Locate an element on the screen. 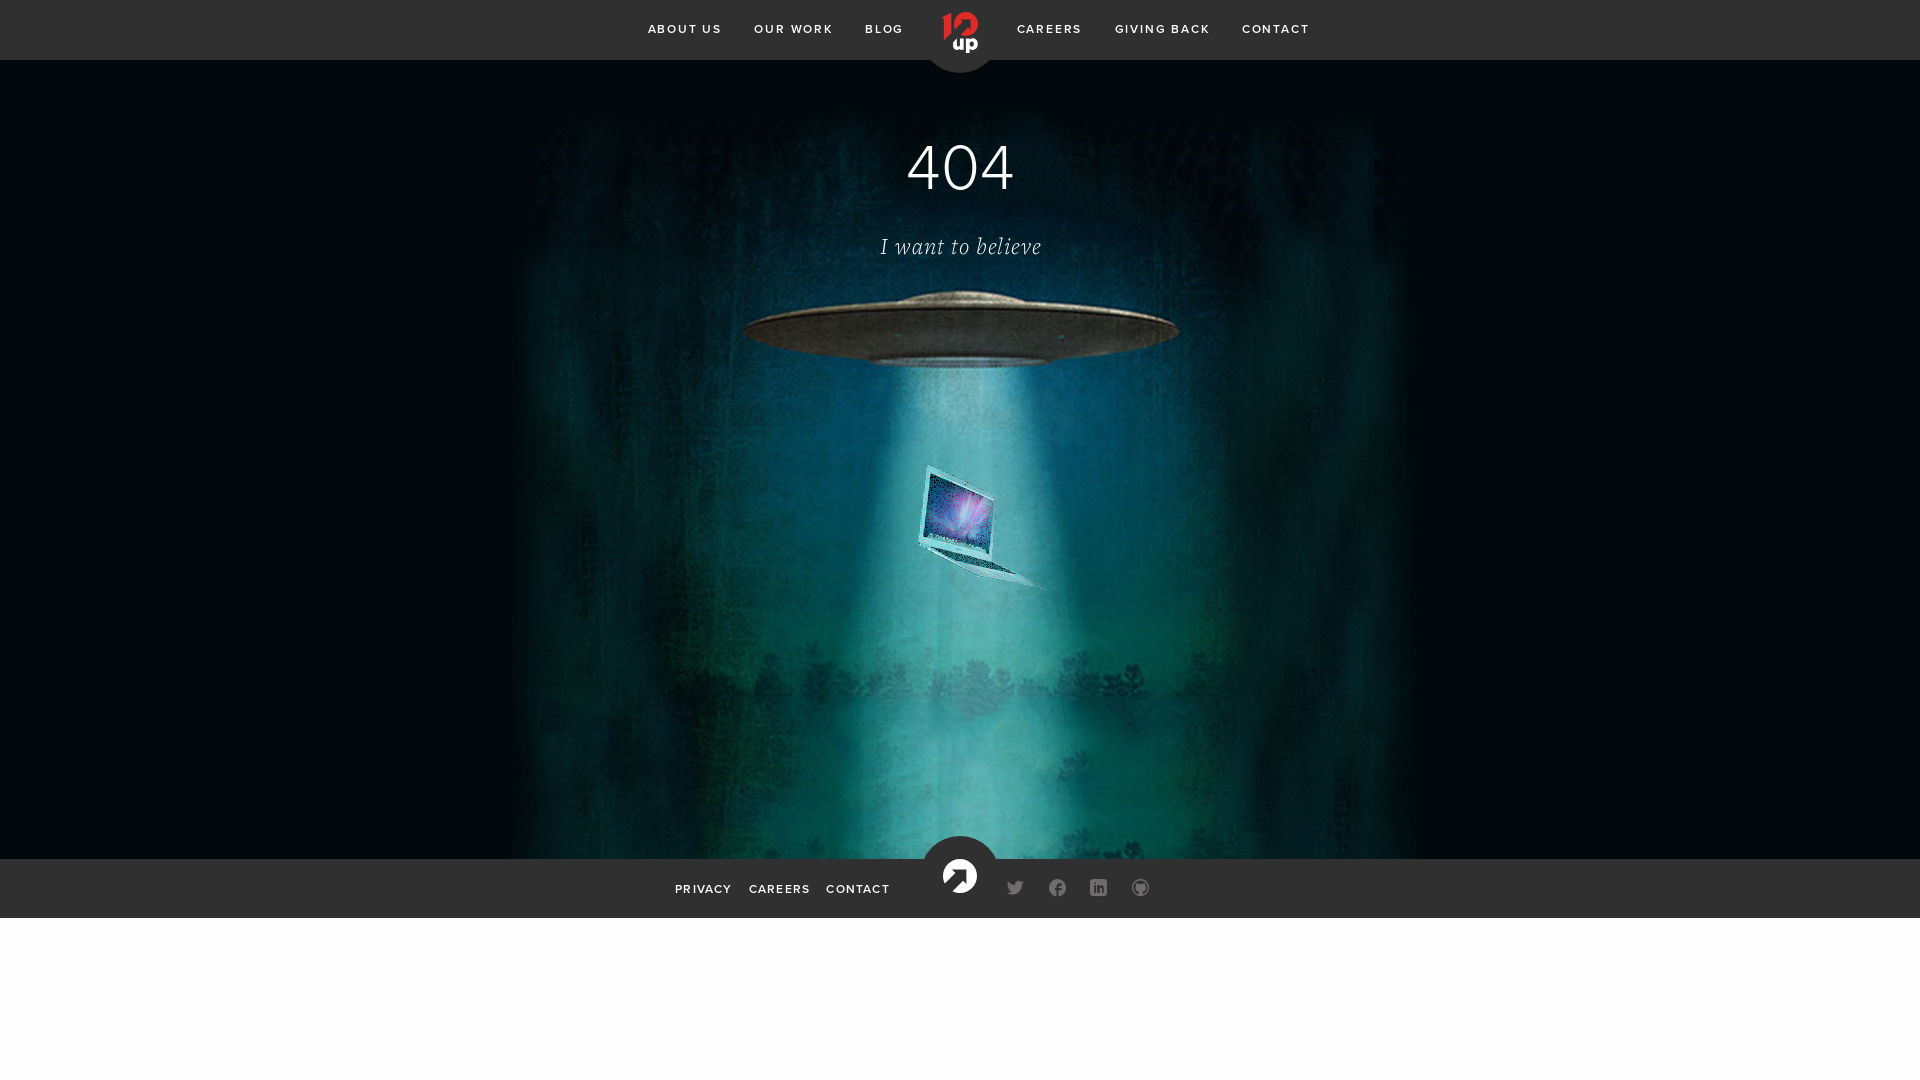 The height and width of the screenshot is (1080, 1920). '10up' is located at coordinates (960, 874).